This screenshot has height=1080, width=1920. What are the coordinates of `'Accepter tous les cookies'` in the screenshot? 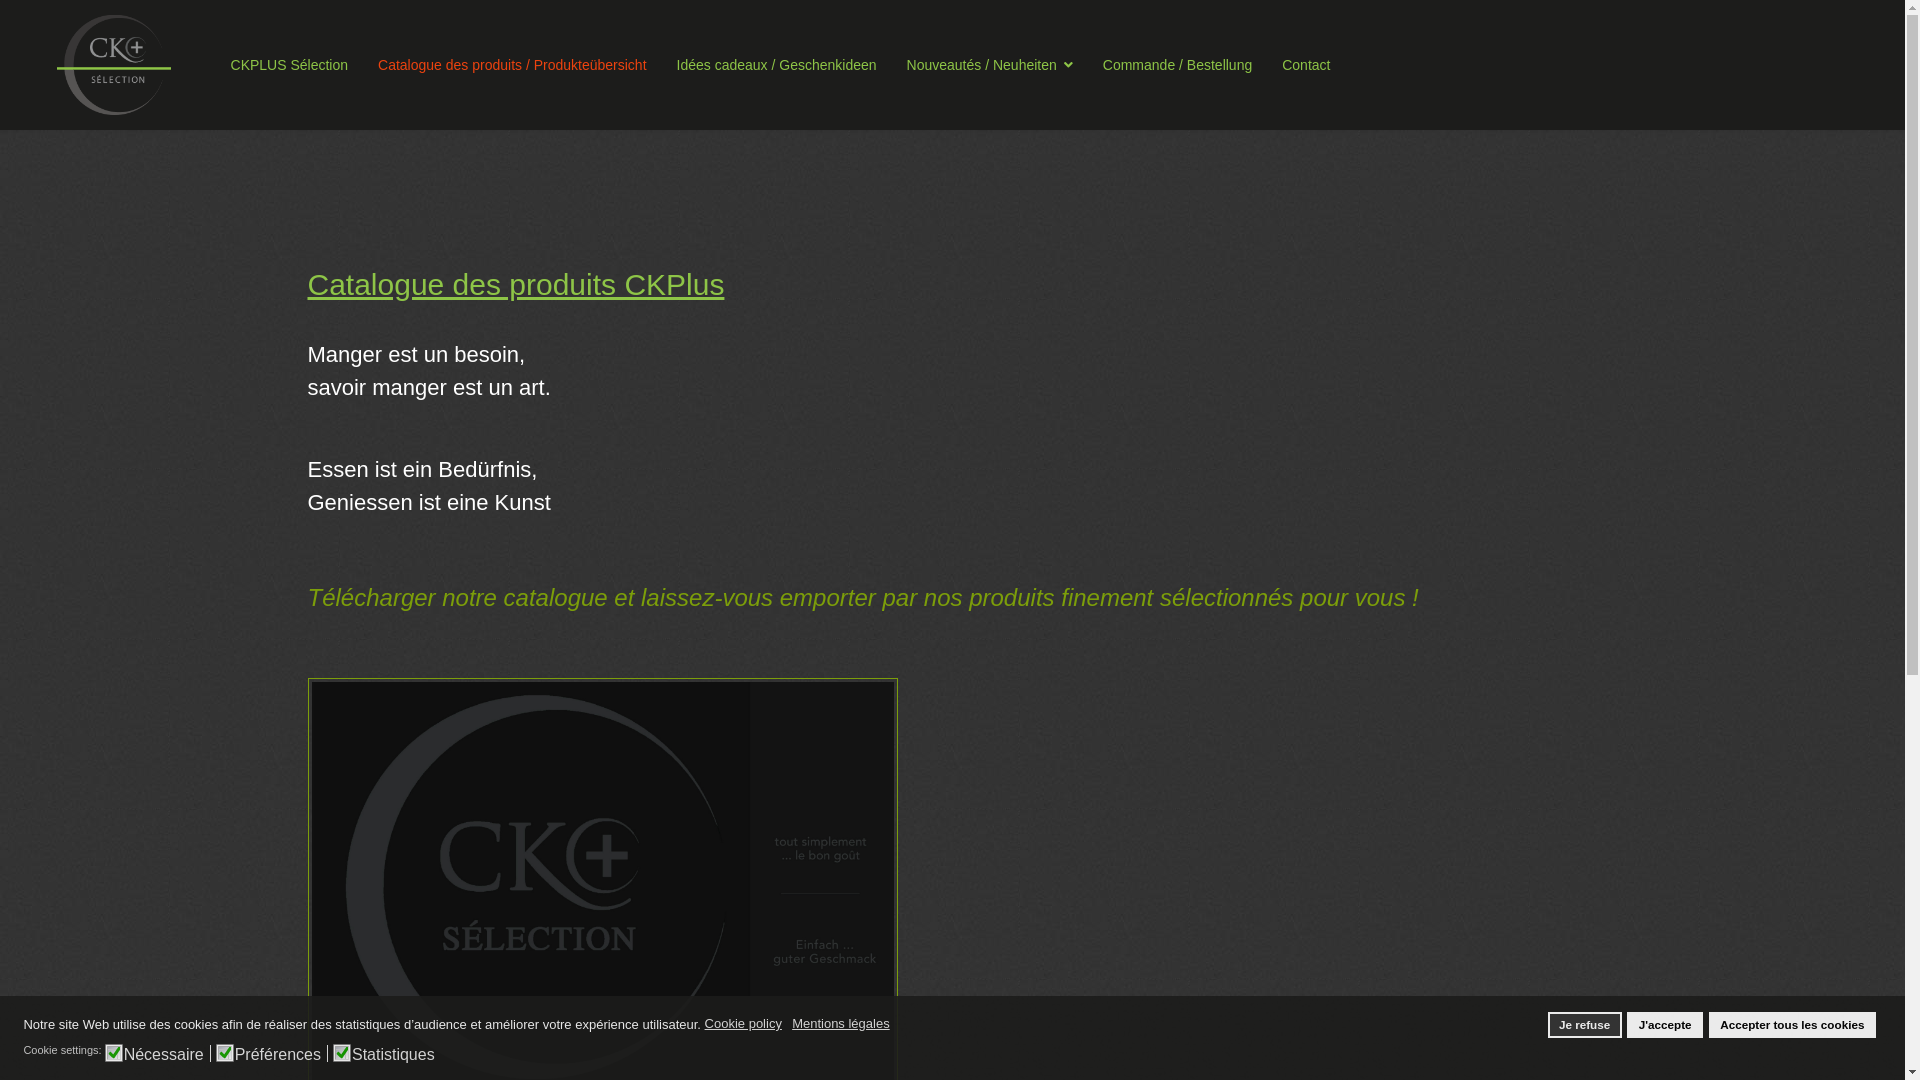 It's located at (1792, 1025).